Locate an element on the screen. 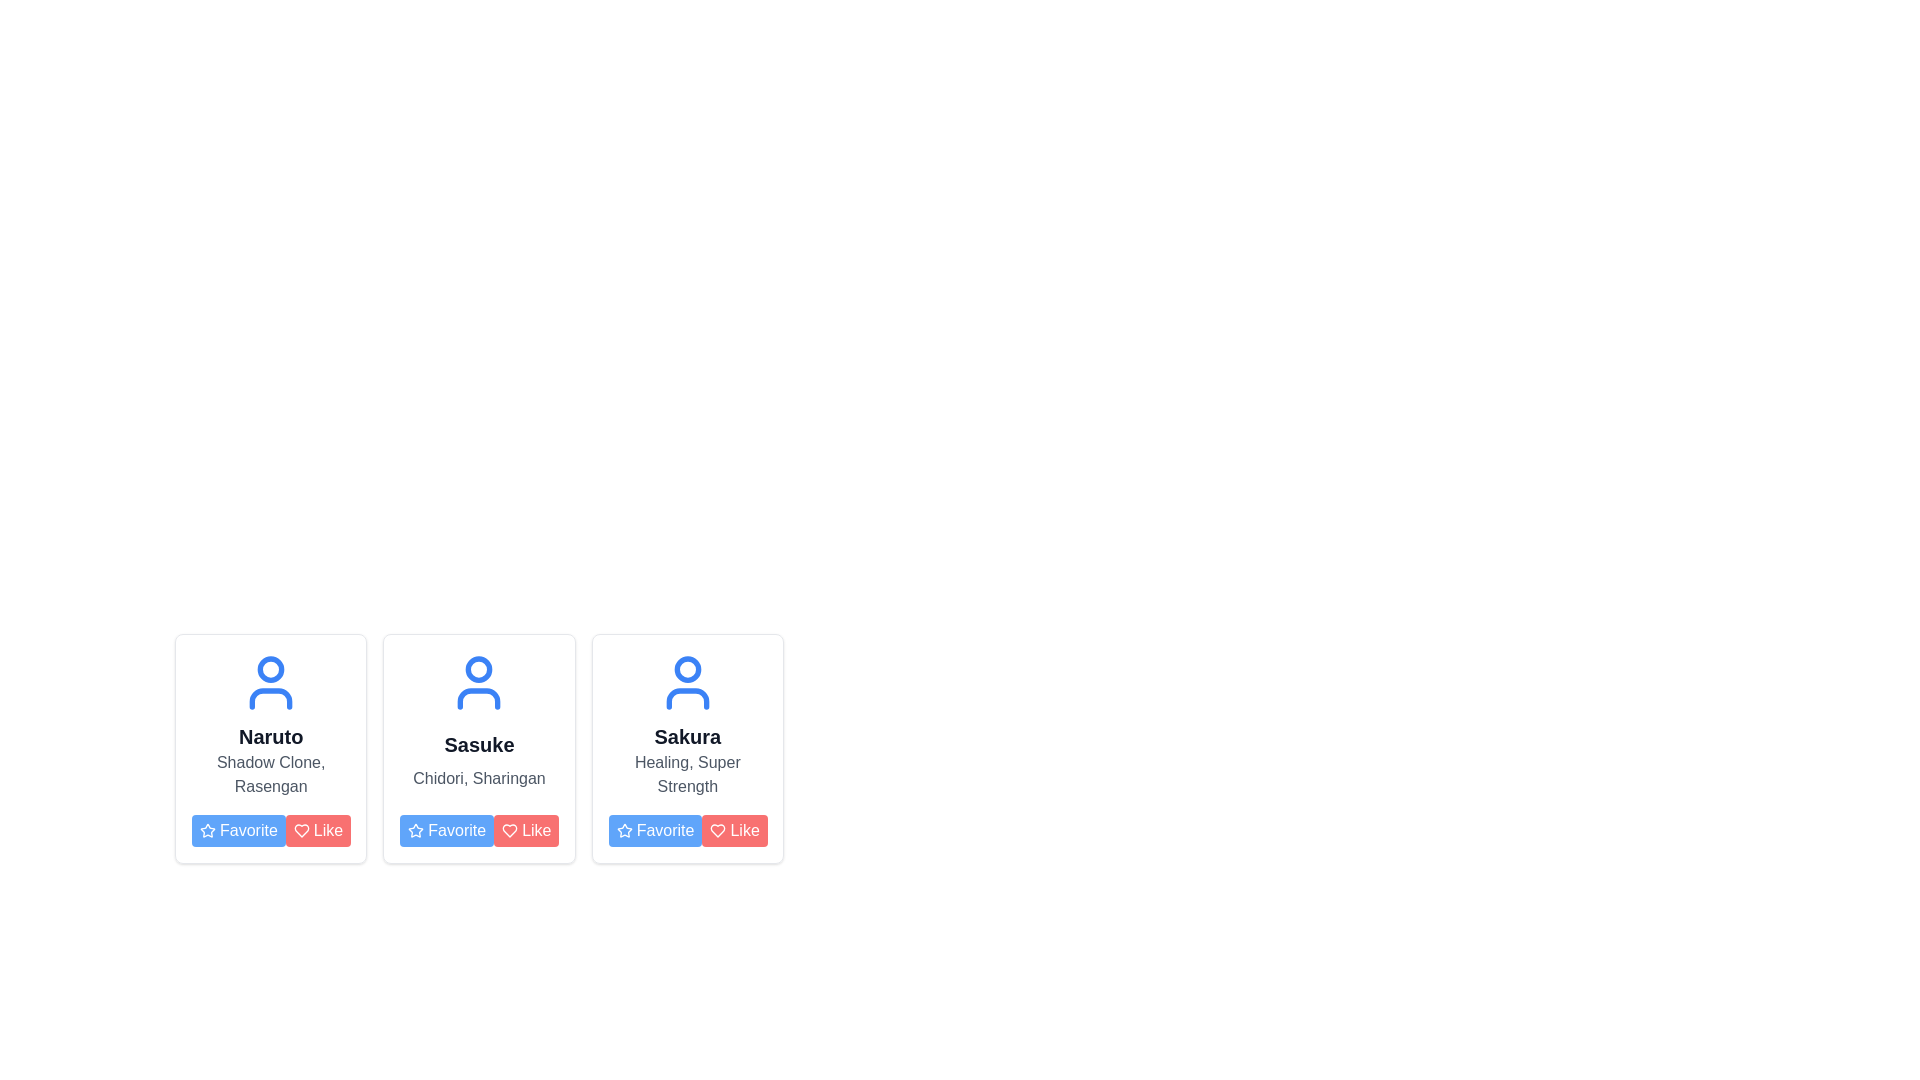  the circular user head icon located at the top of the leftmost user card in the row of user profiles is located at coordinates (270, 669).